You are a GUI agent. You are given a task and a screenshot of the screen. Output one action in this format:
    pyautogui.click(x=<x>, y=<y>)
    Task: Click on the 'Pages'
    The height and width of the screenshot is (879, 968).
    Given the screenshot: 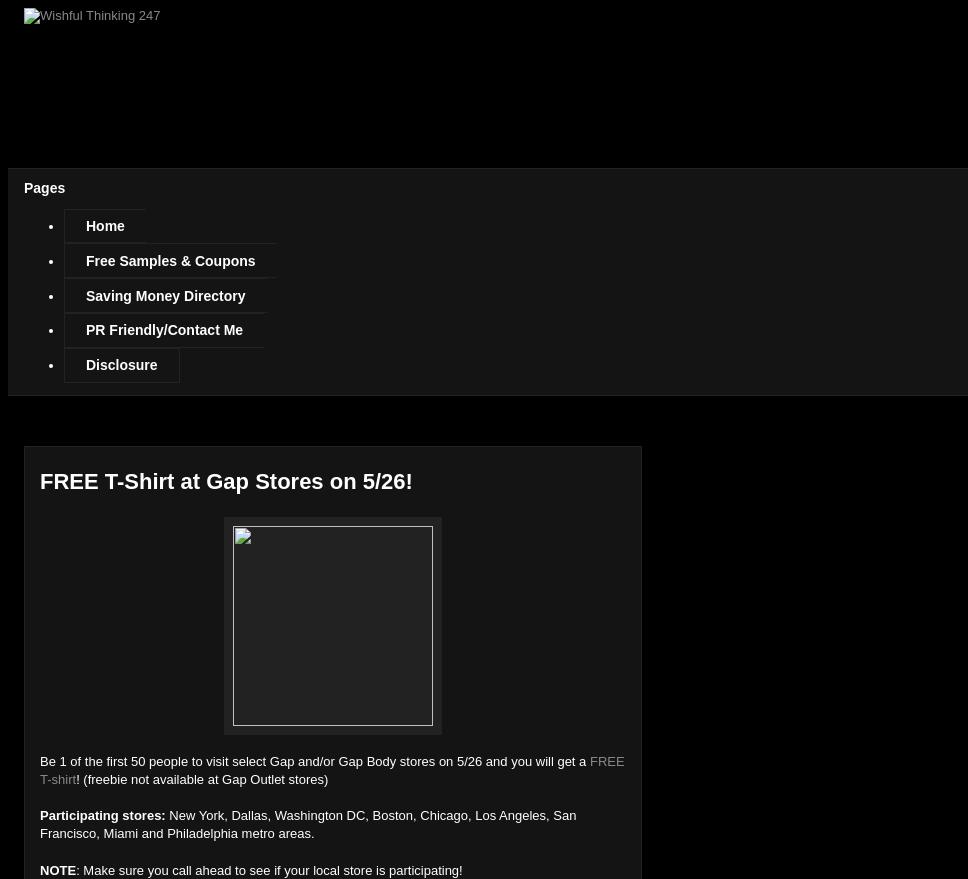 What is the action you would take?
    pyautogui.click(x=43, y=185)
    